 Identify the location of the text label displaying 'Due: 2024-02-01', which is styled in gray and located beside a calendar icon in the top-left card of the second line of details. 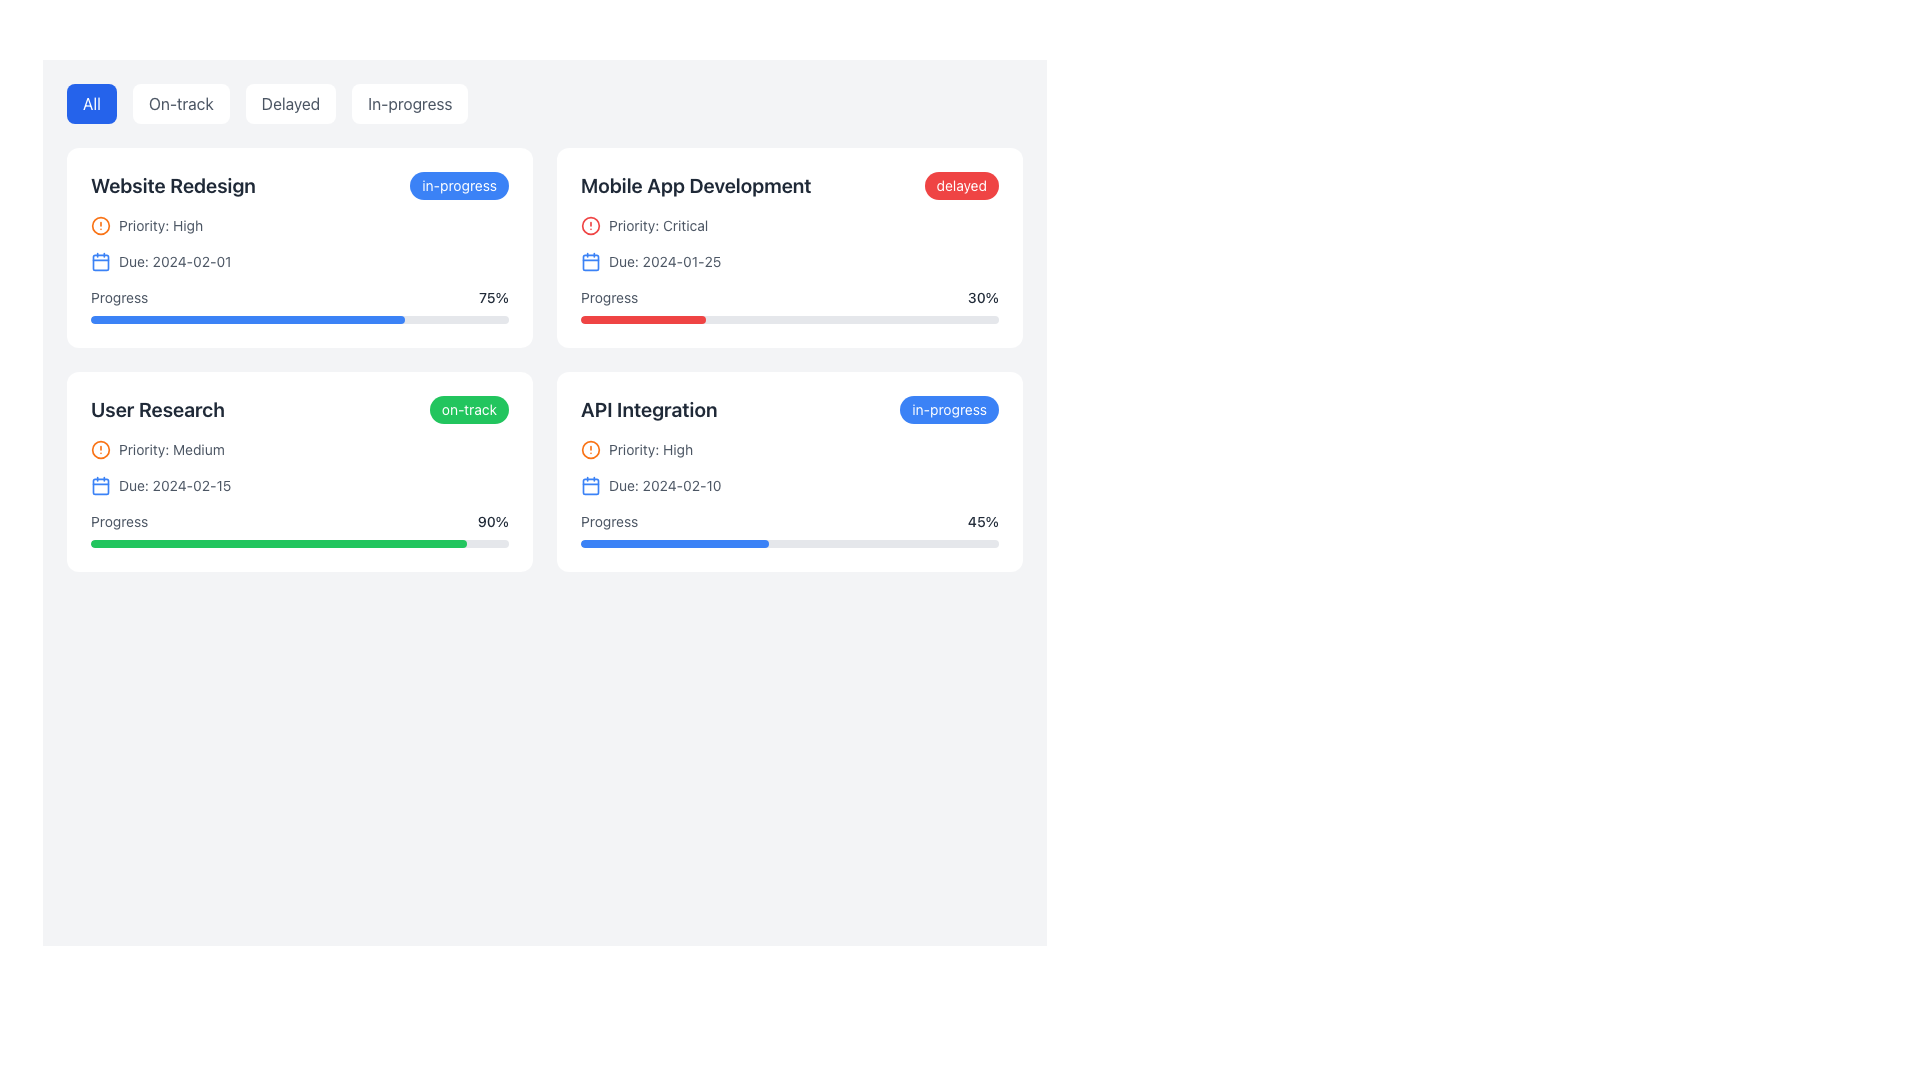
(175, 261).